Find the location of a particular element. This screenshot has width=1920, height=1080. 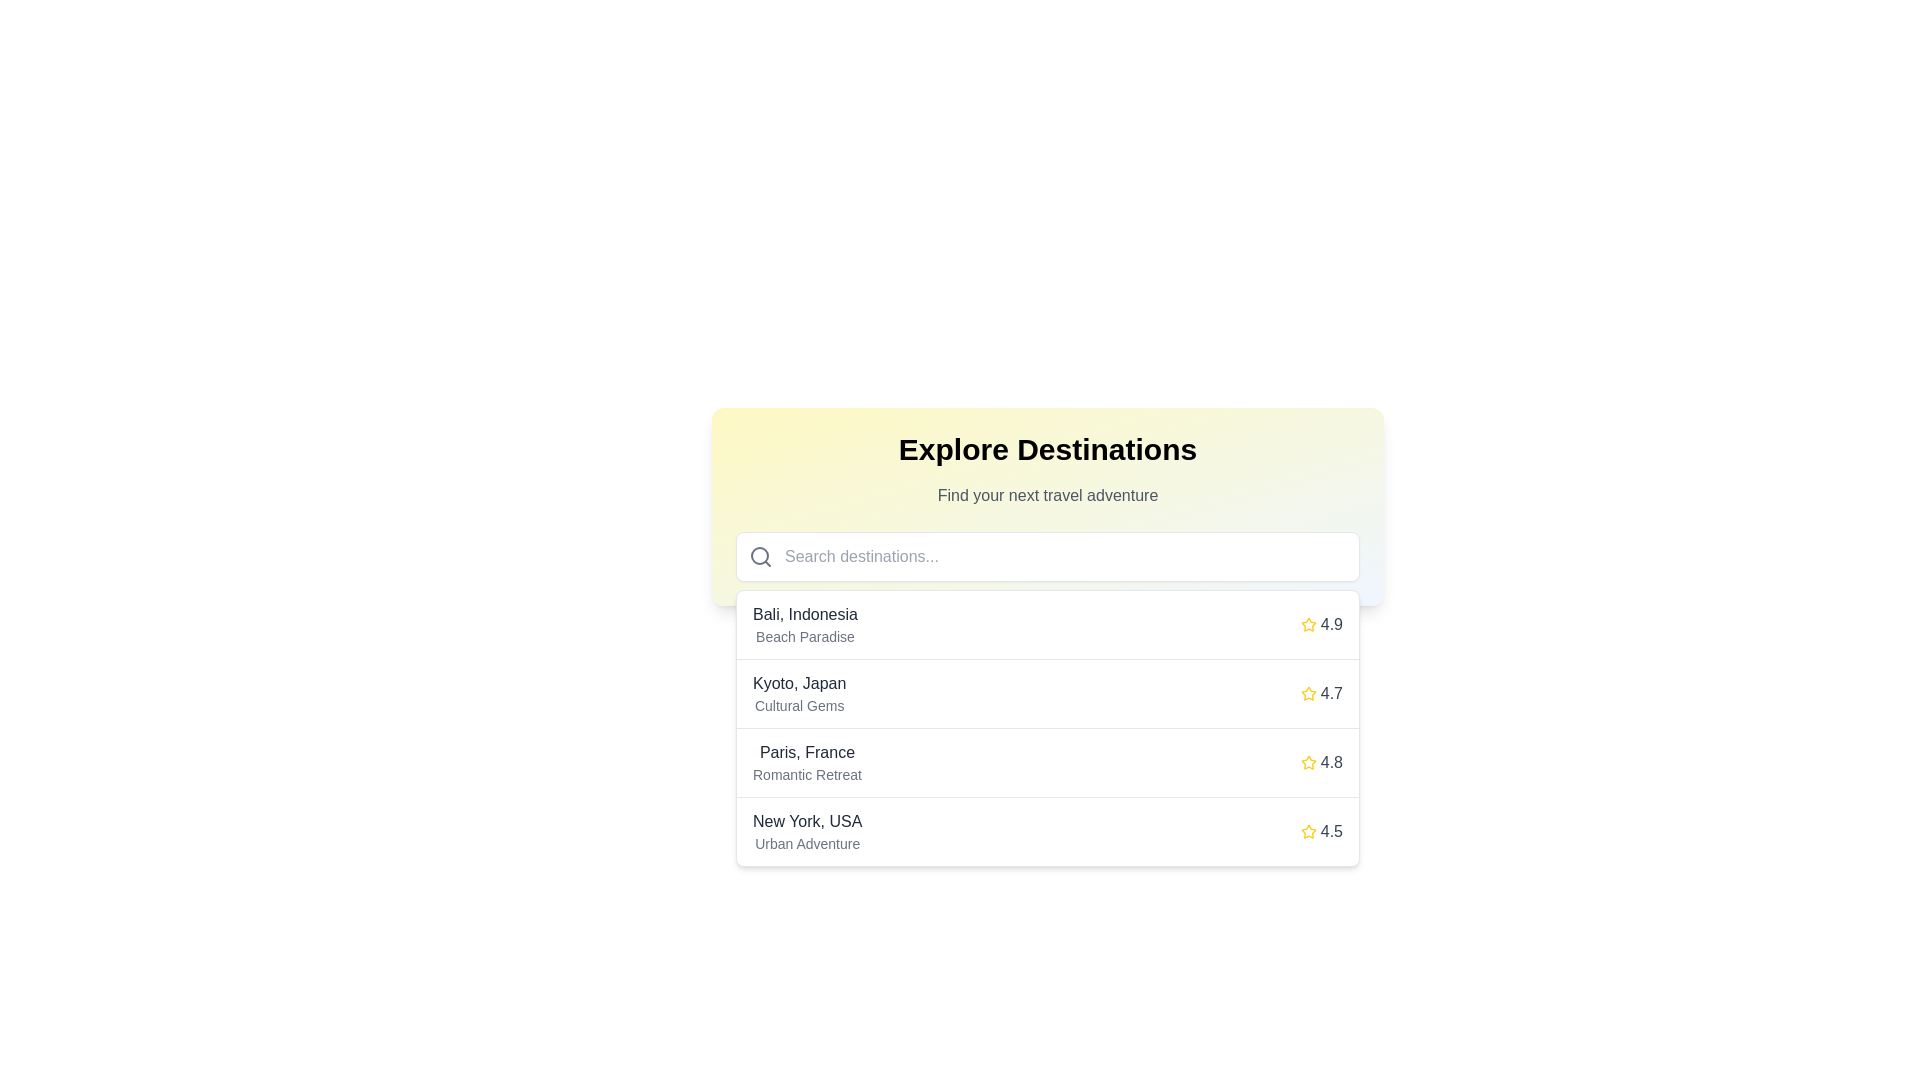

design of the Rating display for 'Bali, Indonesia - Beach Paradise', which features a yellow star icon and the text '4.9' is located at coordinates (1321, 623).